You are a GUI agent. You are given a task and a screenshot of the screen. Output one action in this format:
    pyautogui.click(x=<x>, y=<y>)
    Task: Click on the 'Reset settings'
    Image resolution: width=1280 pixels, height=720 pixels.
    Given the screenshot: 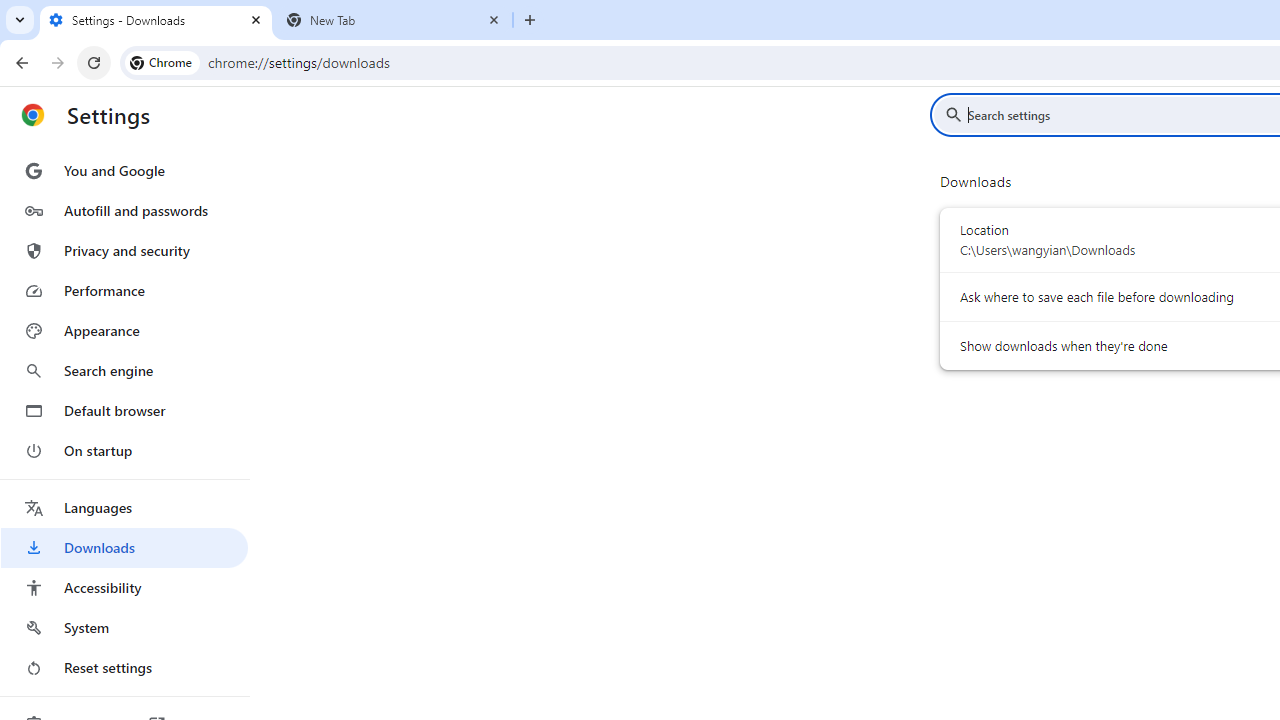 What is the action you would take?
    pyautogui.click(x=123, y=668)
    